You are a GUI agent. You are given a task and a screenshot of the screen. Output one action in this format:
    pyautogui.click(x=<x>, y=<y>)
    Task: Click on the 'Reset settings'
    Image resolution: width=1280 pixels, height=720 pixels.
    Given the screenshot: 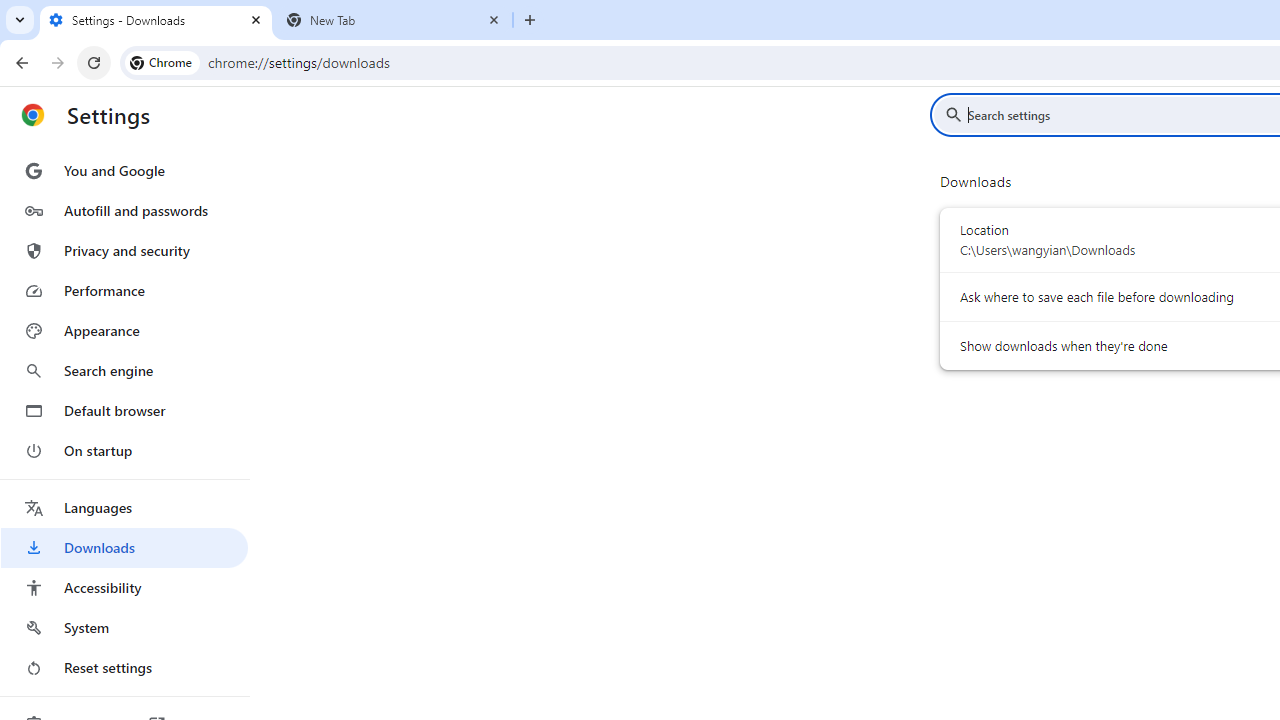 What is the action you would take?
    pyautogui.click(x=123, y=668)
    